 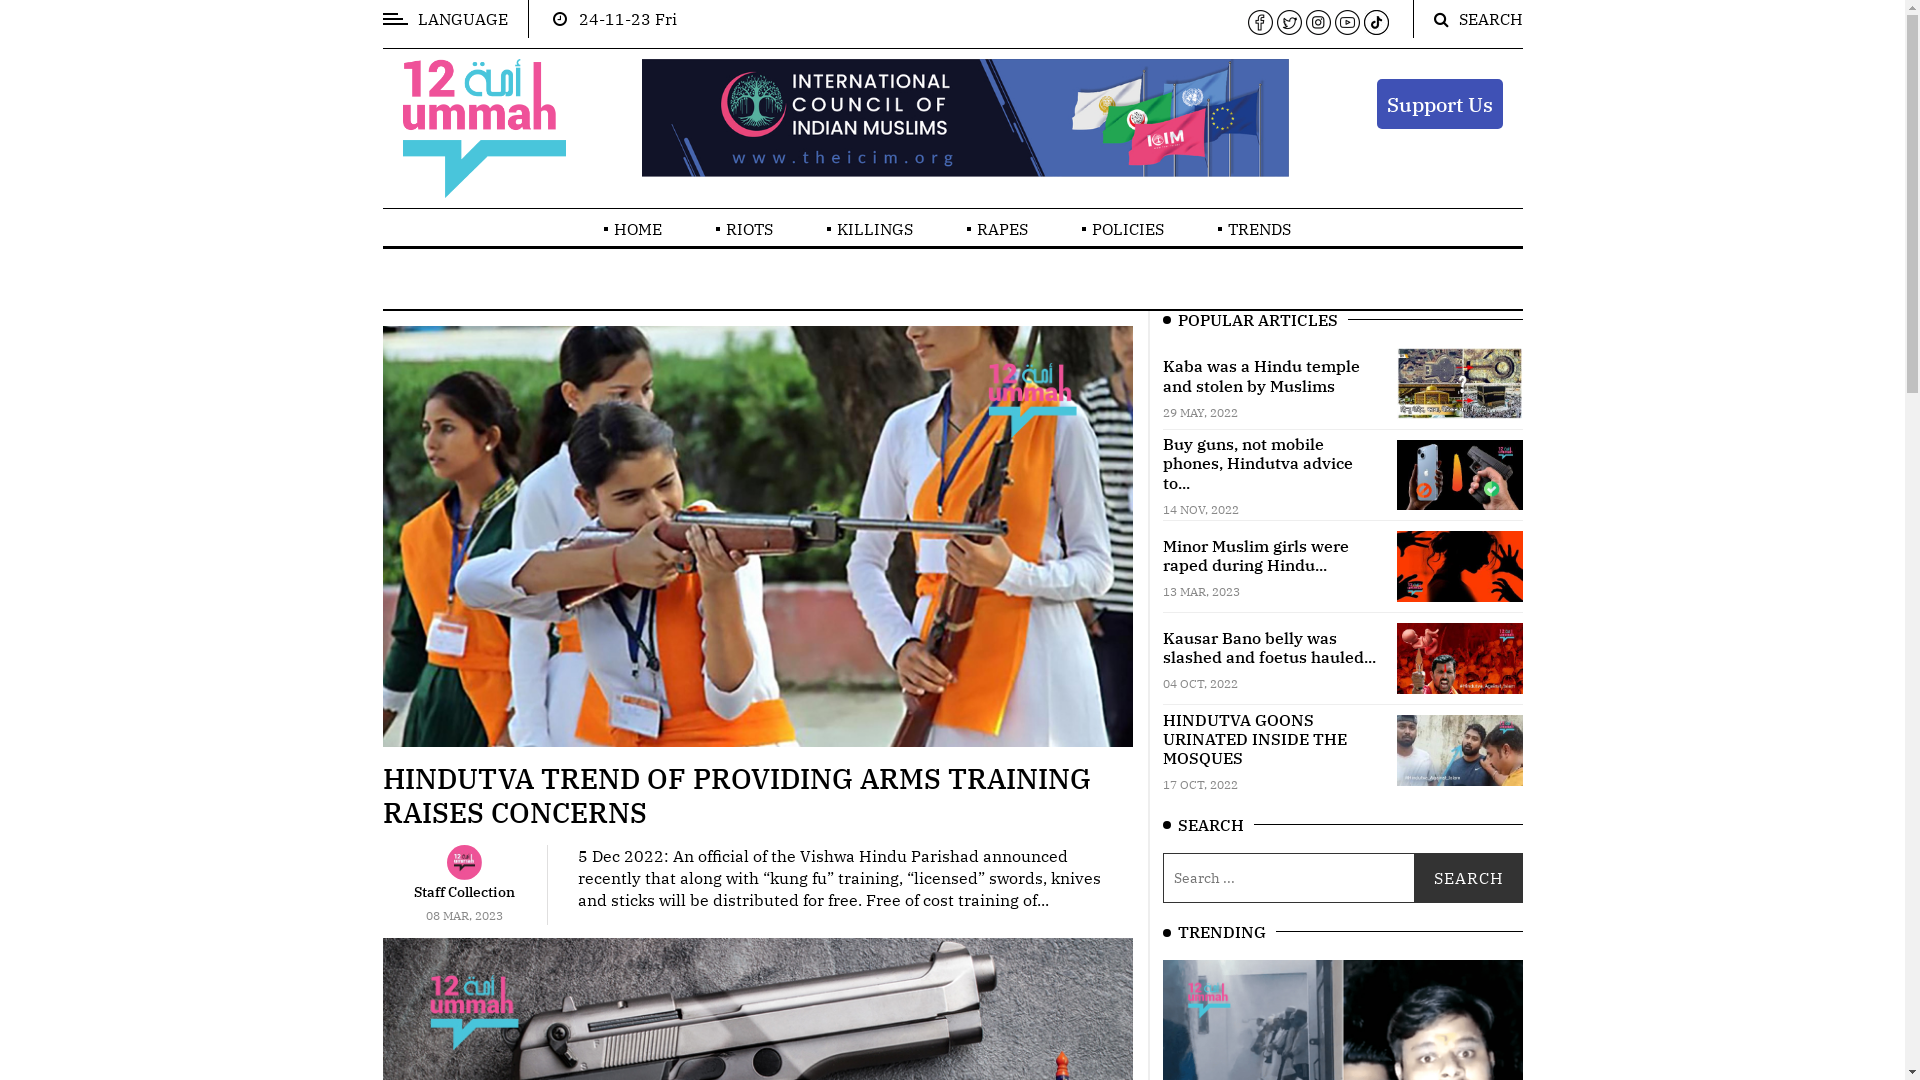 What do you see at coordinates (463, 890) in the screenshot?
I see `'Staff Collection'` at bounding box center [463, 890].